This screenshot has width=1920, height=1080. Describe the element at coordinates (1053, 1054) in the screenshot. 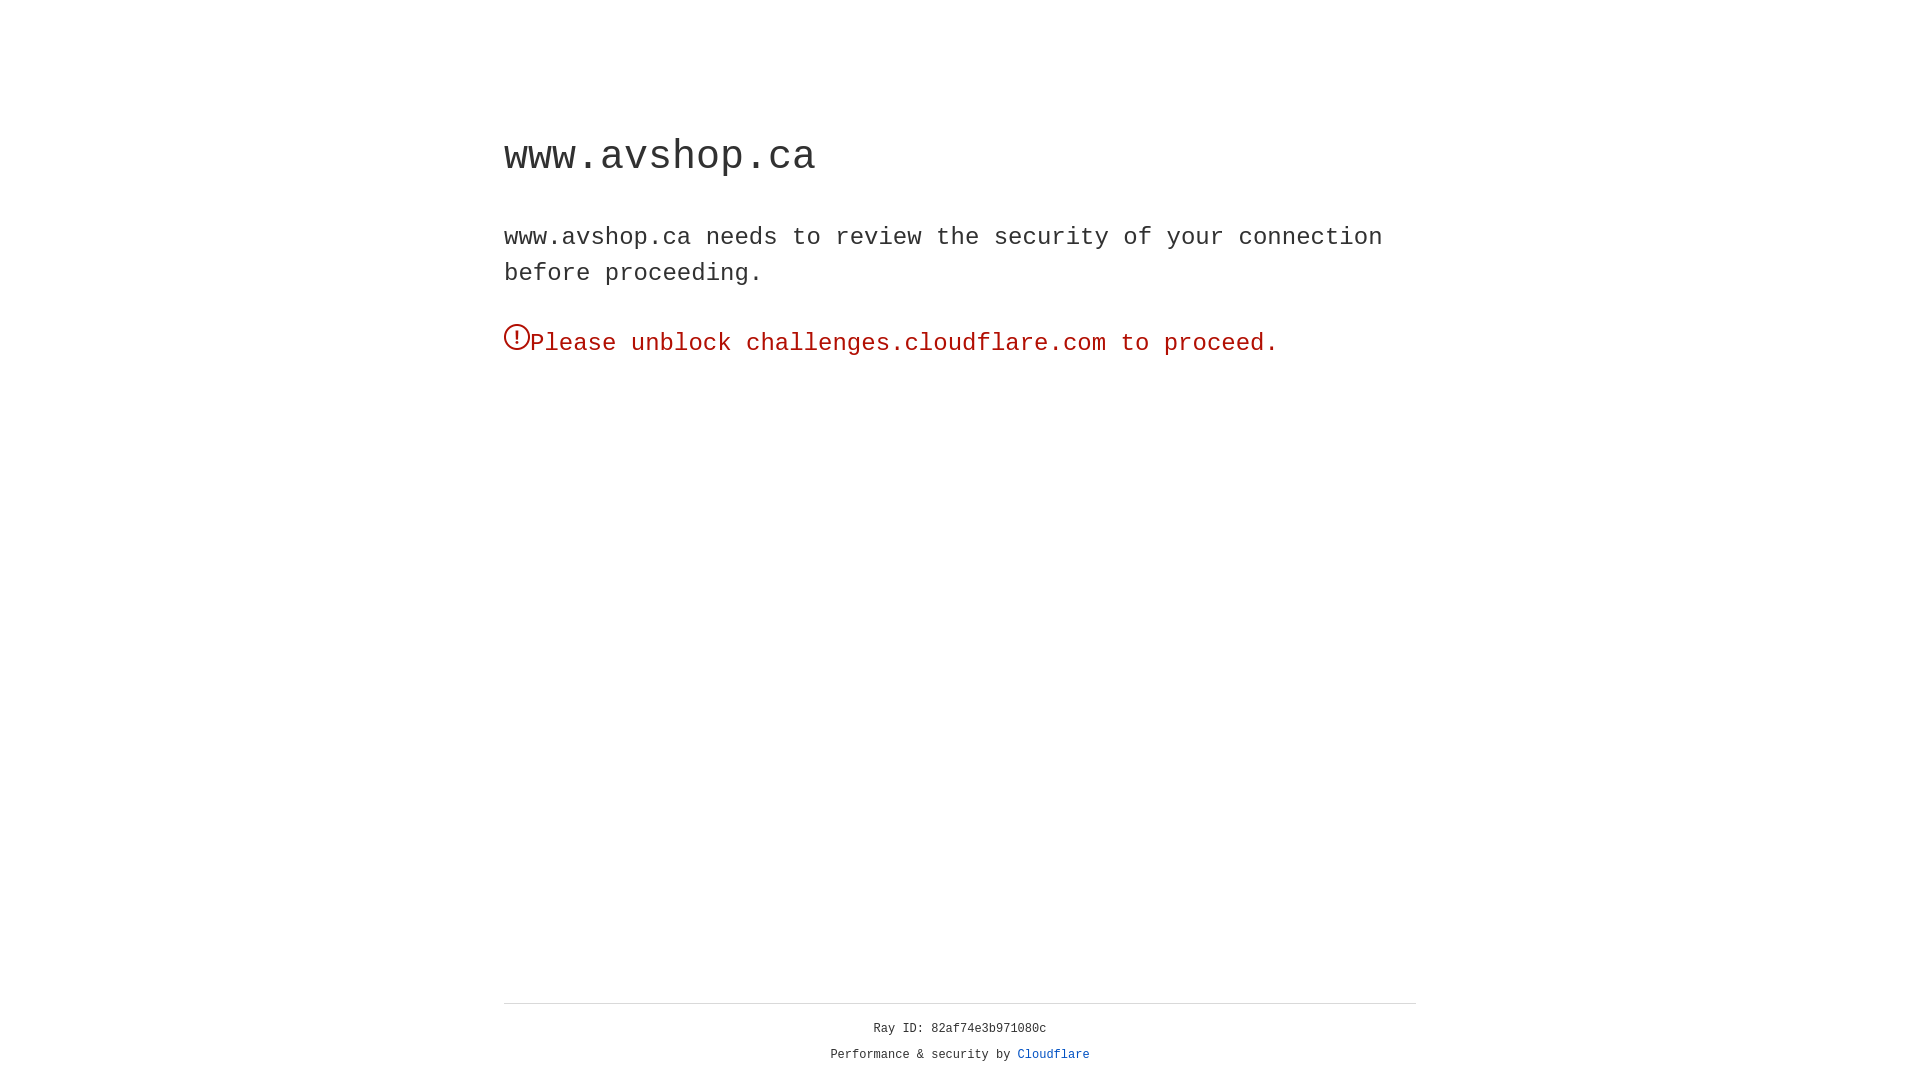

I see `'Cloudflare'` at that location.